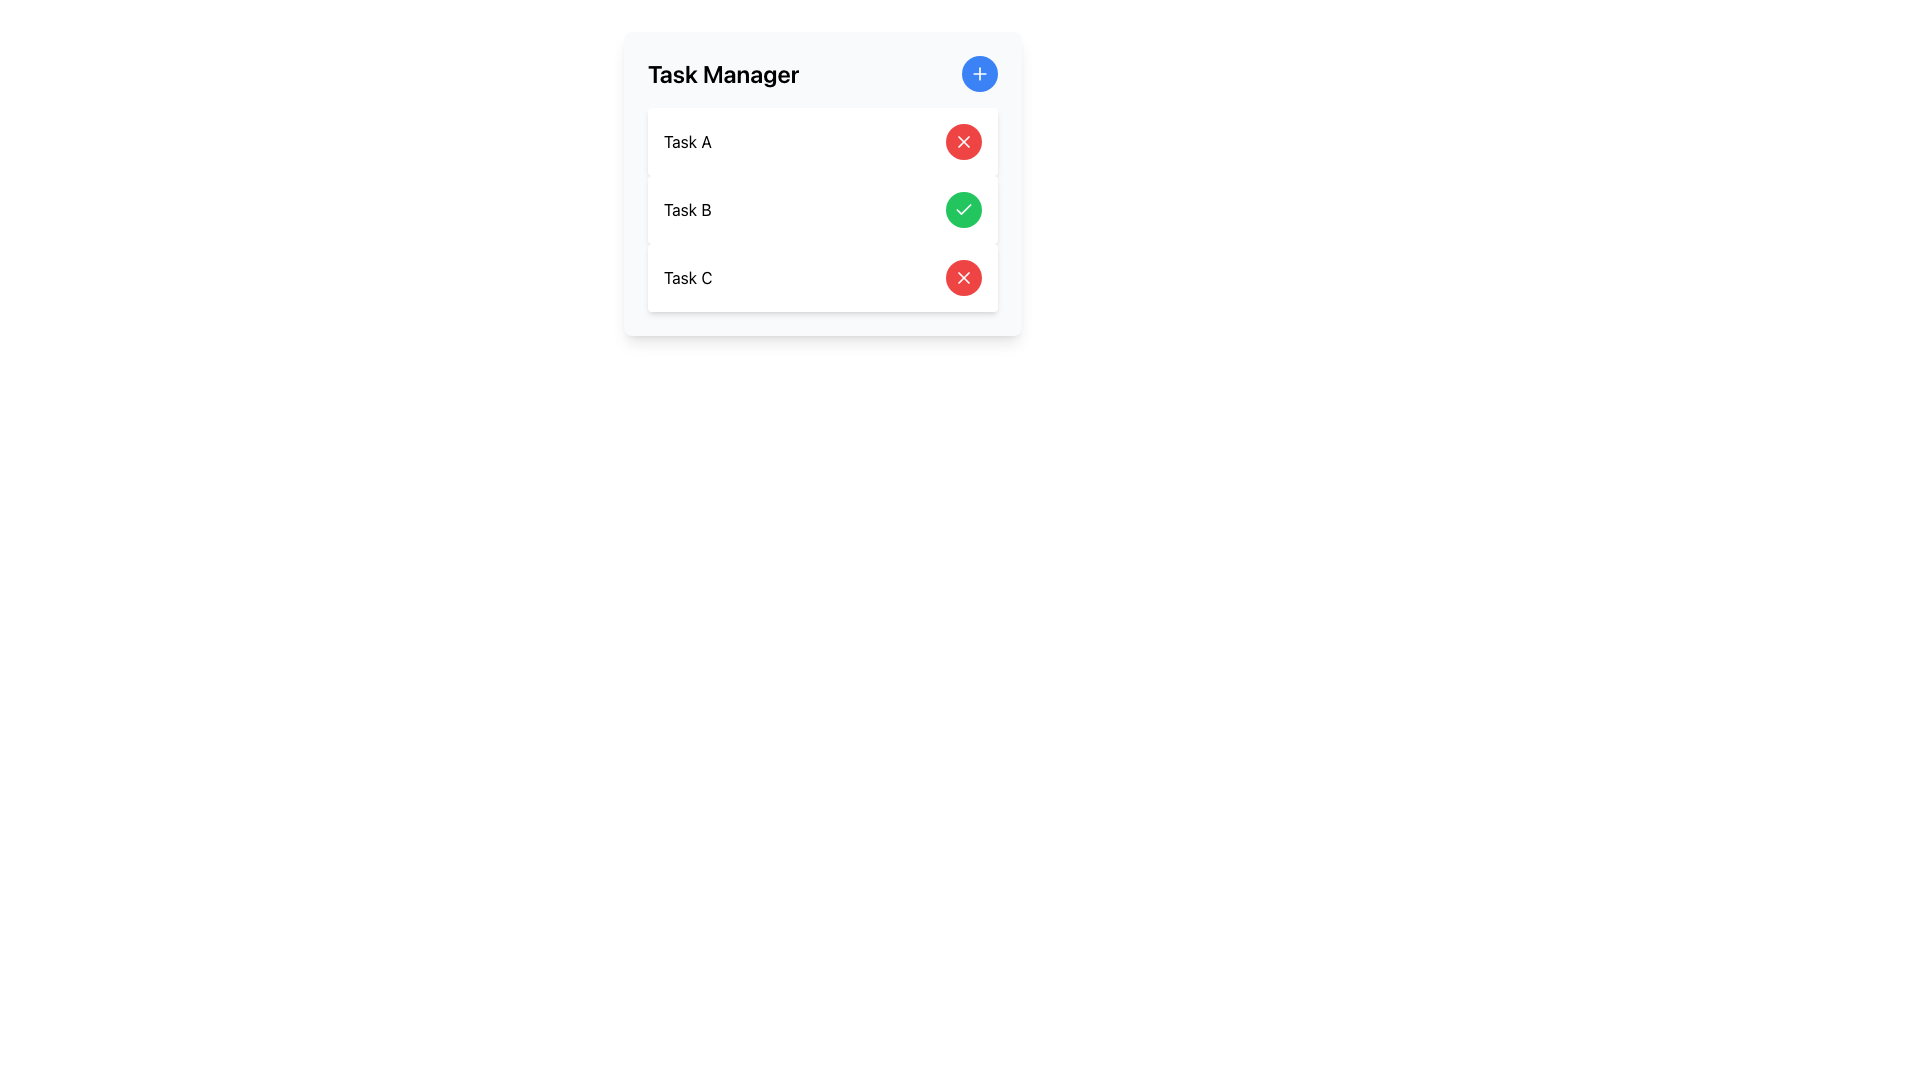 This screenshot has height=1080, width=1920. What do you see at coordinates (964, 209) in the screenshot?
I see `the green circular checkmark icon to mark the associated task as complete, which is located to the right of the 'Task B' label` at bounding box center [964, 209].